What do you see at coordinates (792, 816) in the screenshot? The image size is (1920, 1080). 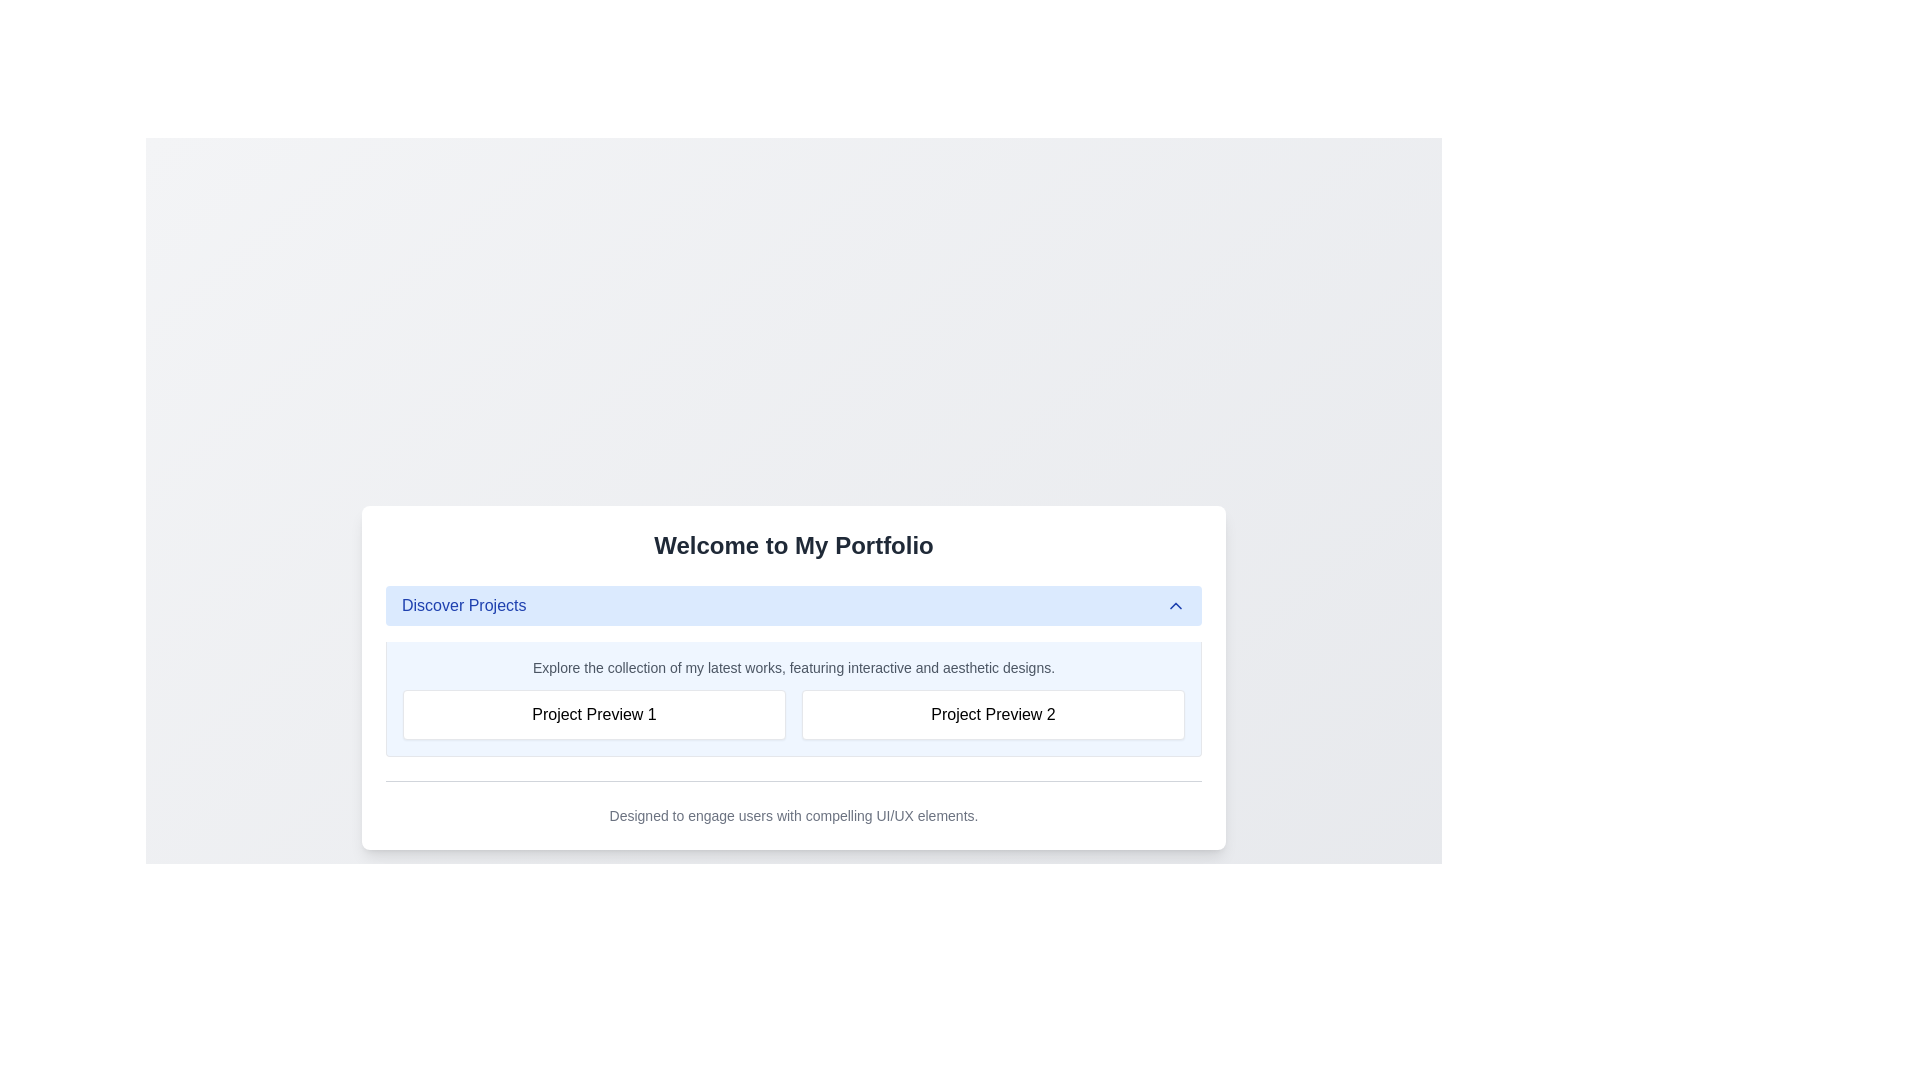 I see `and copy the static text located at the bottom of the 'Welcome to My Portfolio' card, which provides additional context or information` at bounding box center [792, 816].